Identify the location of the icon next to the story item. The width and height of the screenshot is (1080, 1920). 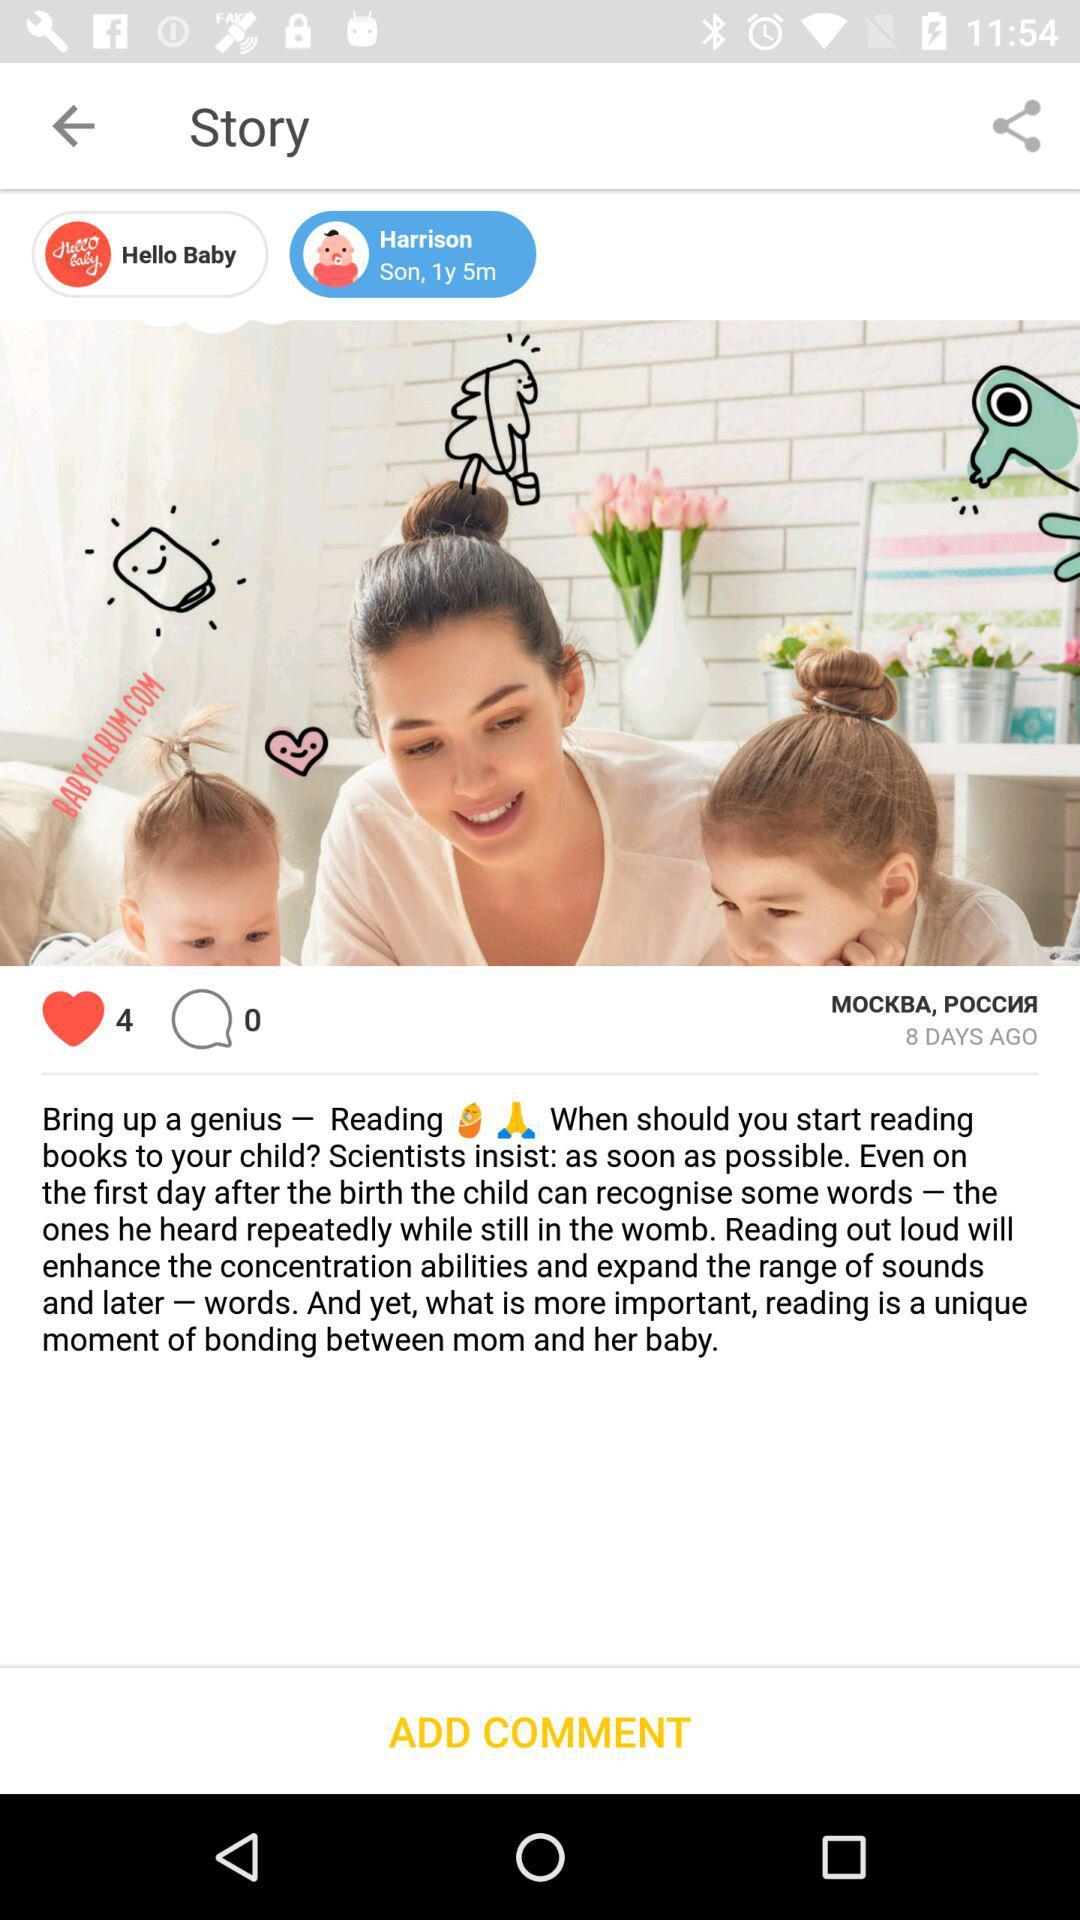
(1017, 124).